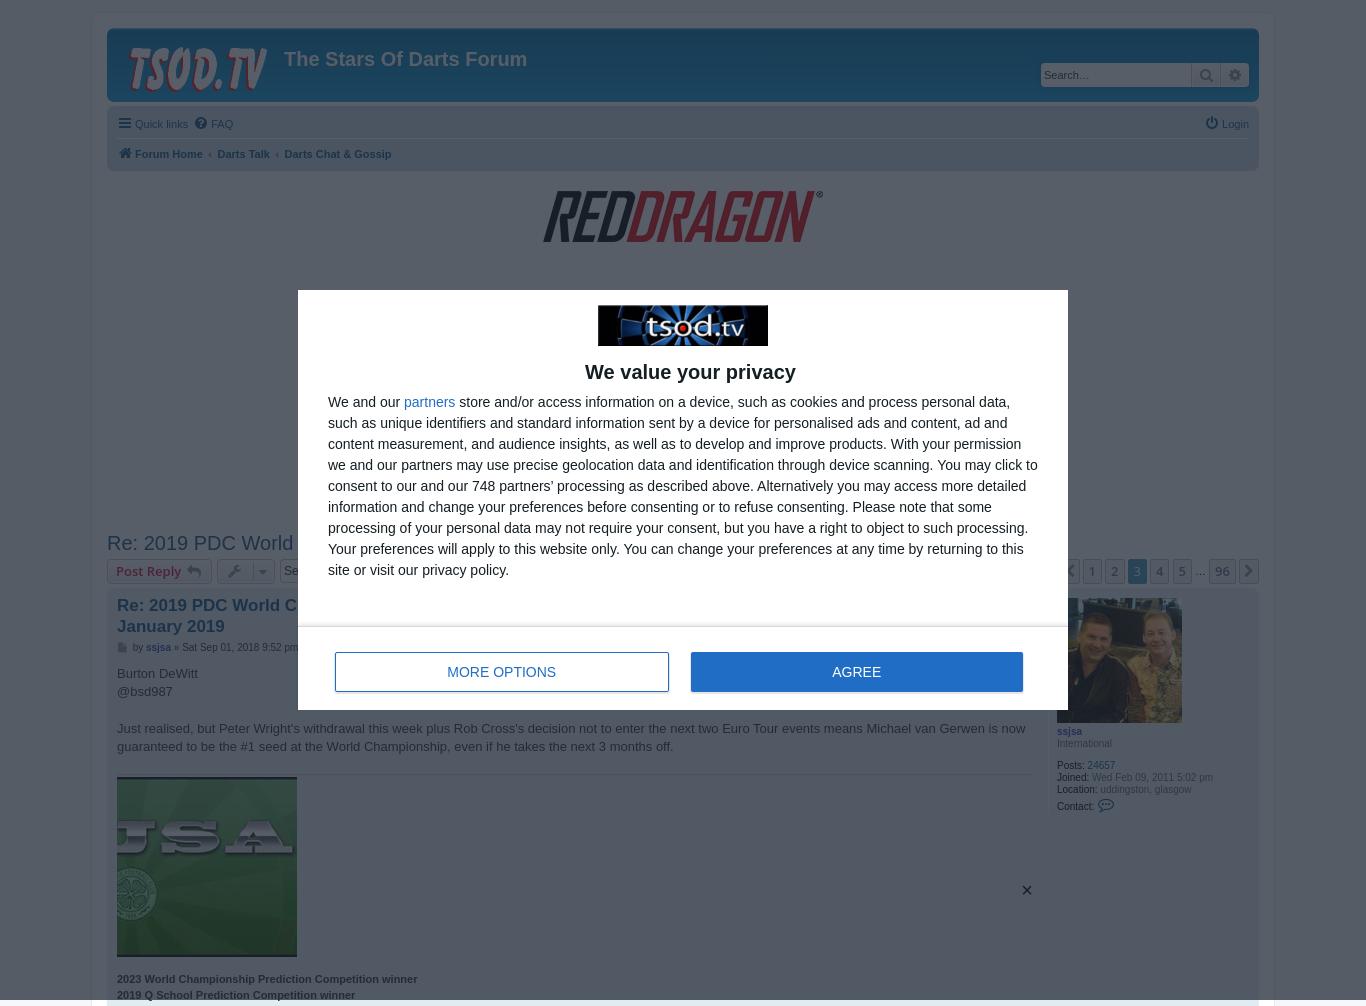  I want to click on 'Quick links', so click(133, 124).